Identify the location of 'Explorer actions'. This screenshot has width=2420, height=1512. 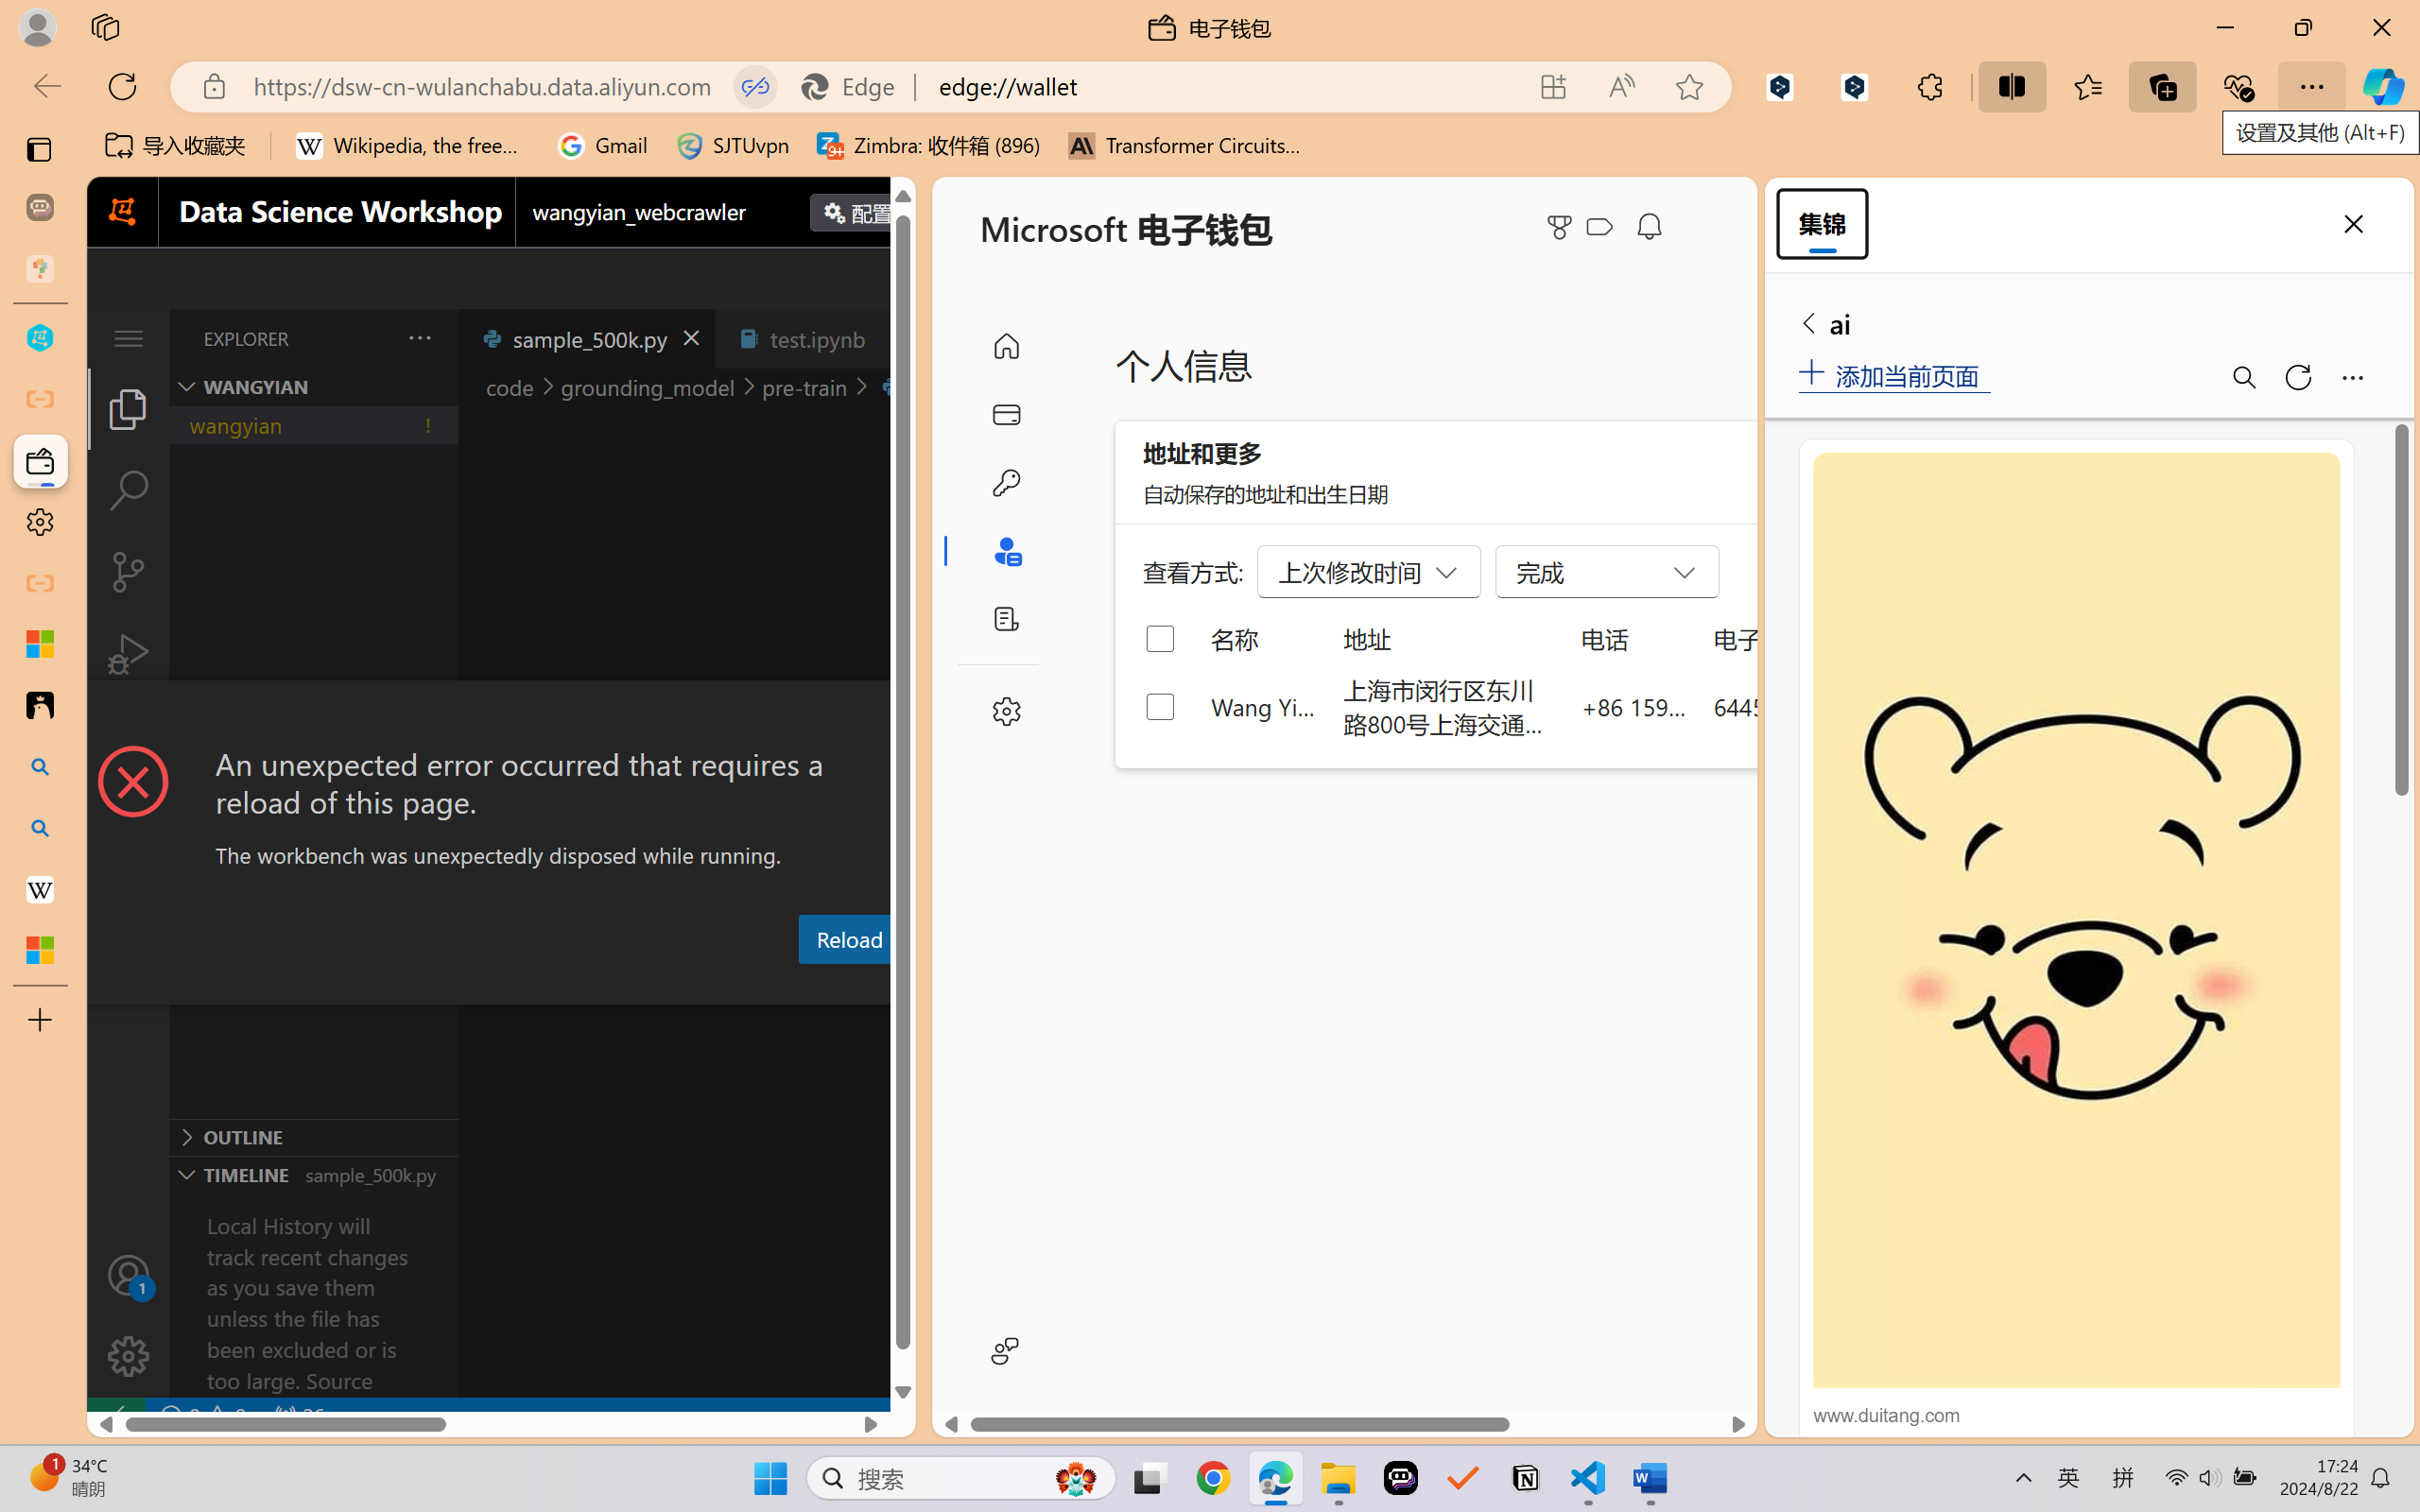
(369, 337).